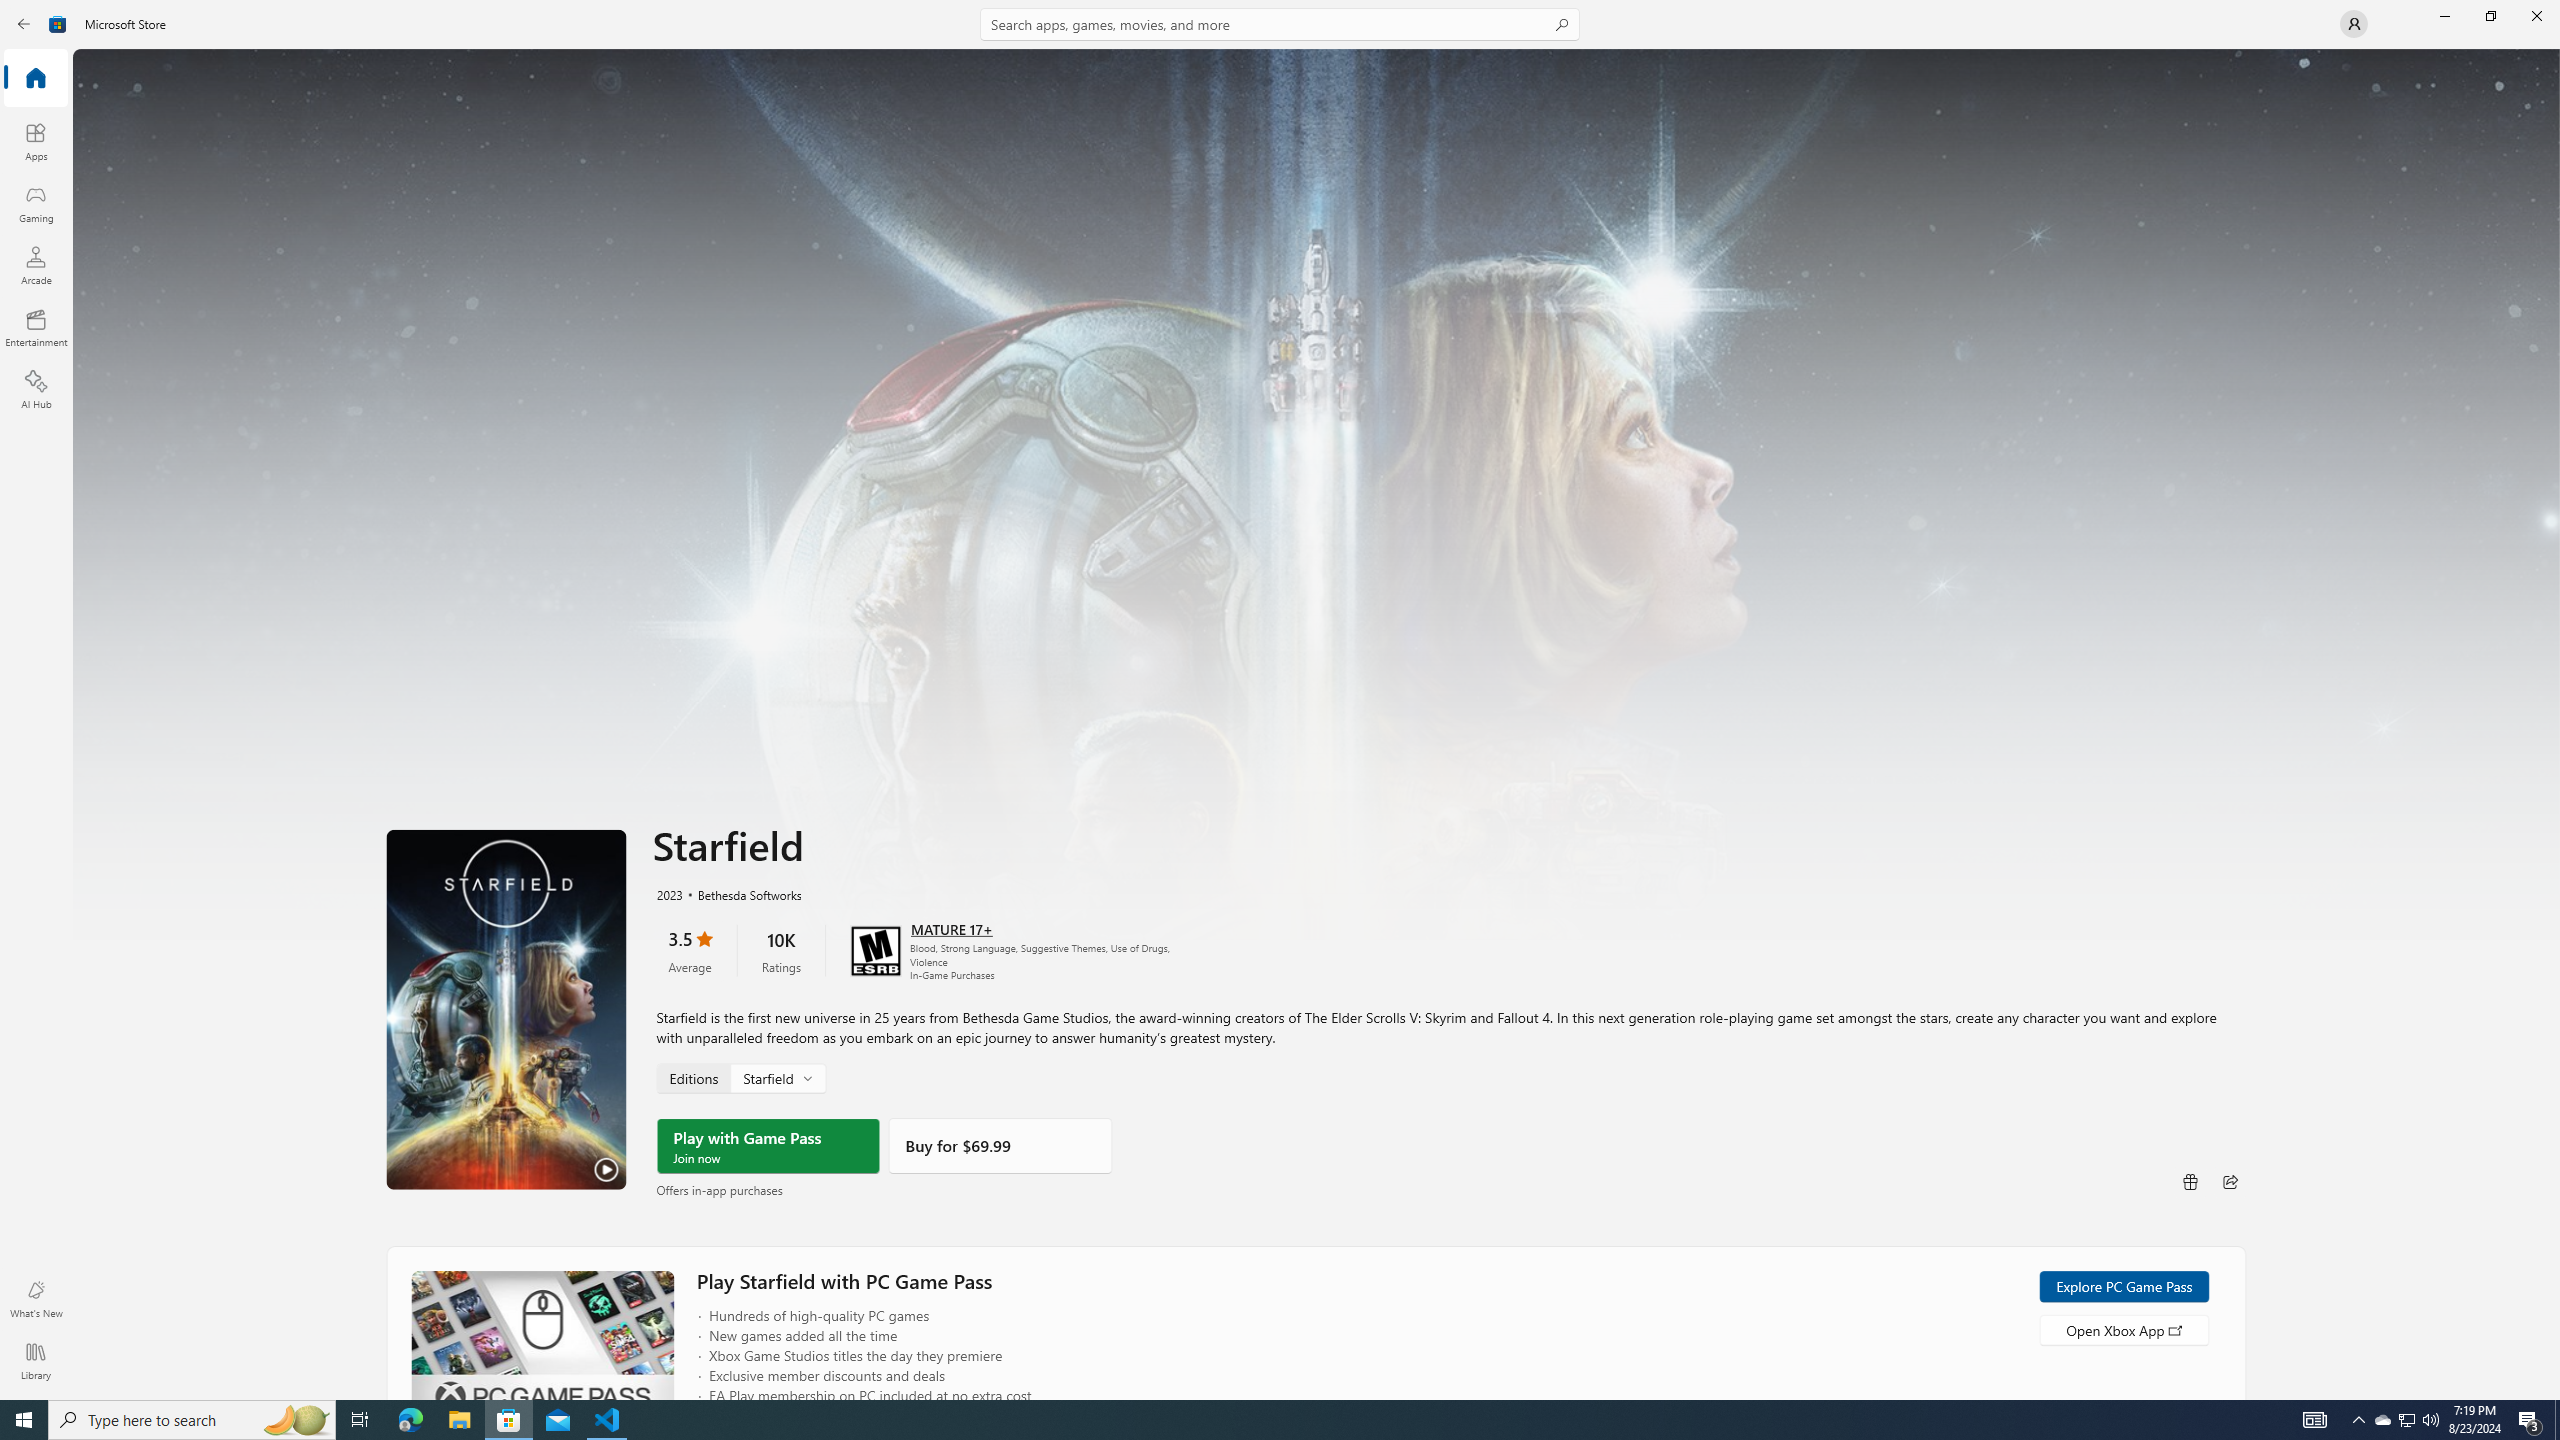 Image resolution: width=2560 pixels, height=1440 pixels. Describe the element at coordinates (2123, 1284) in the screenshot. I see `'Explore PC Game Pass'` at that location.